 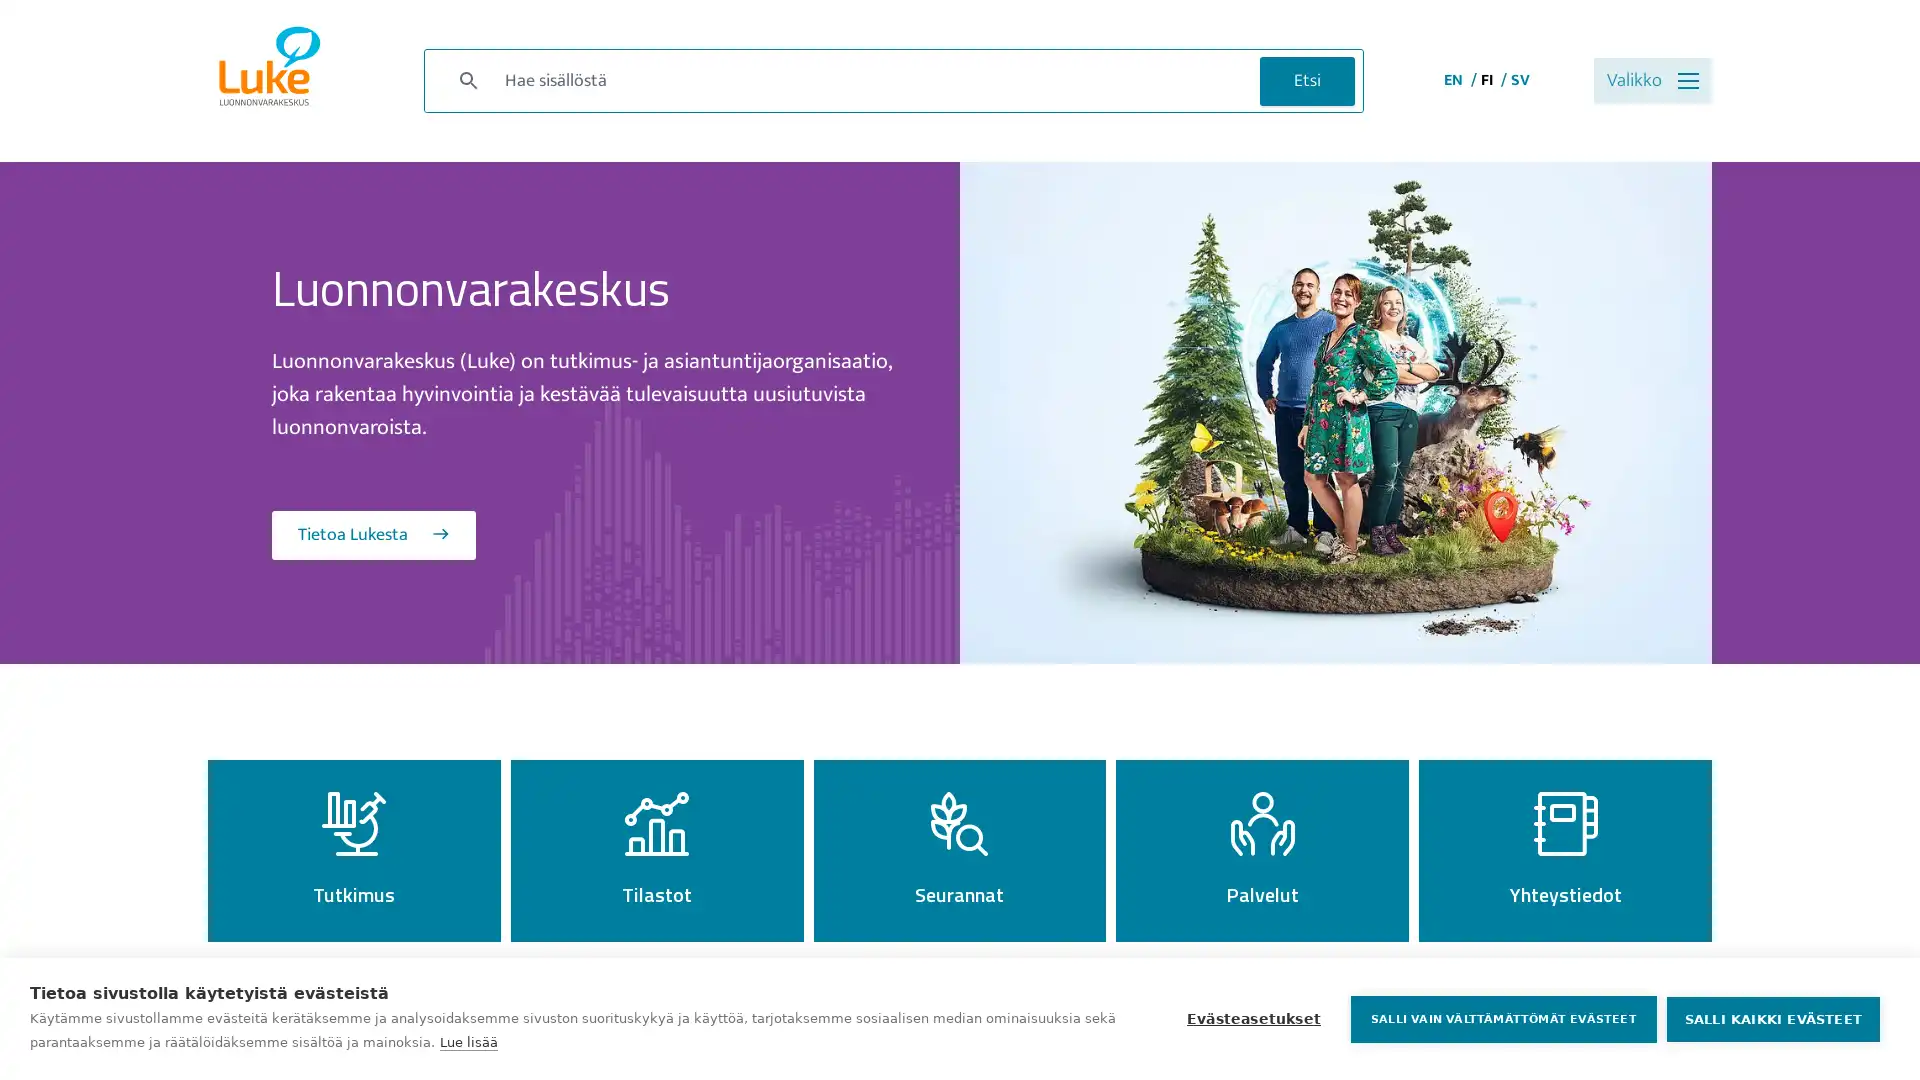 I want to click on Etsi, so click(x=1225, y=79).